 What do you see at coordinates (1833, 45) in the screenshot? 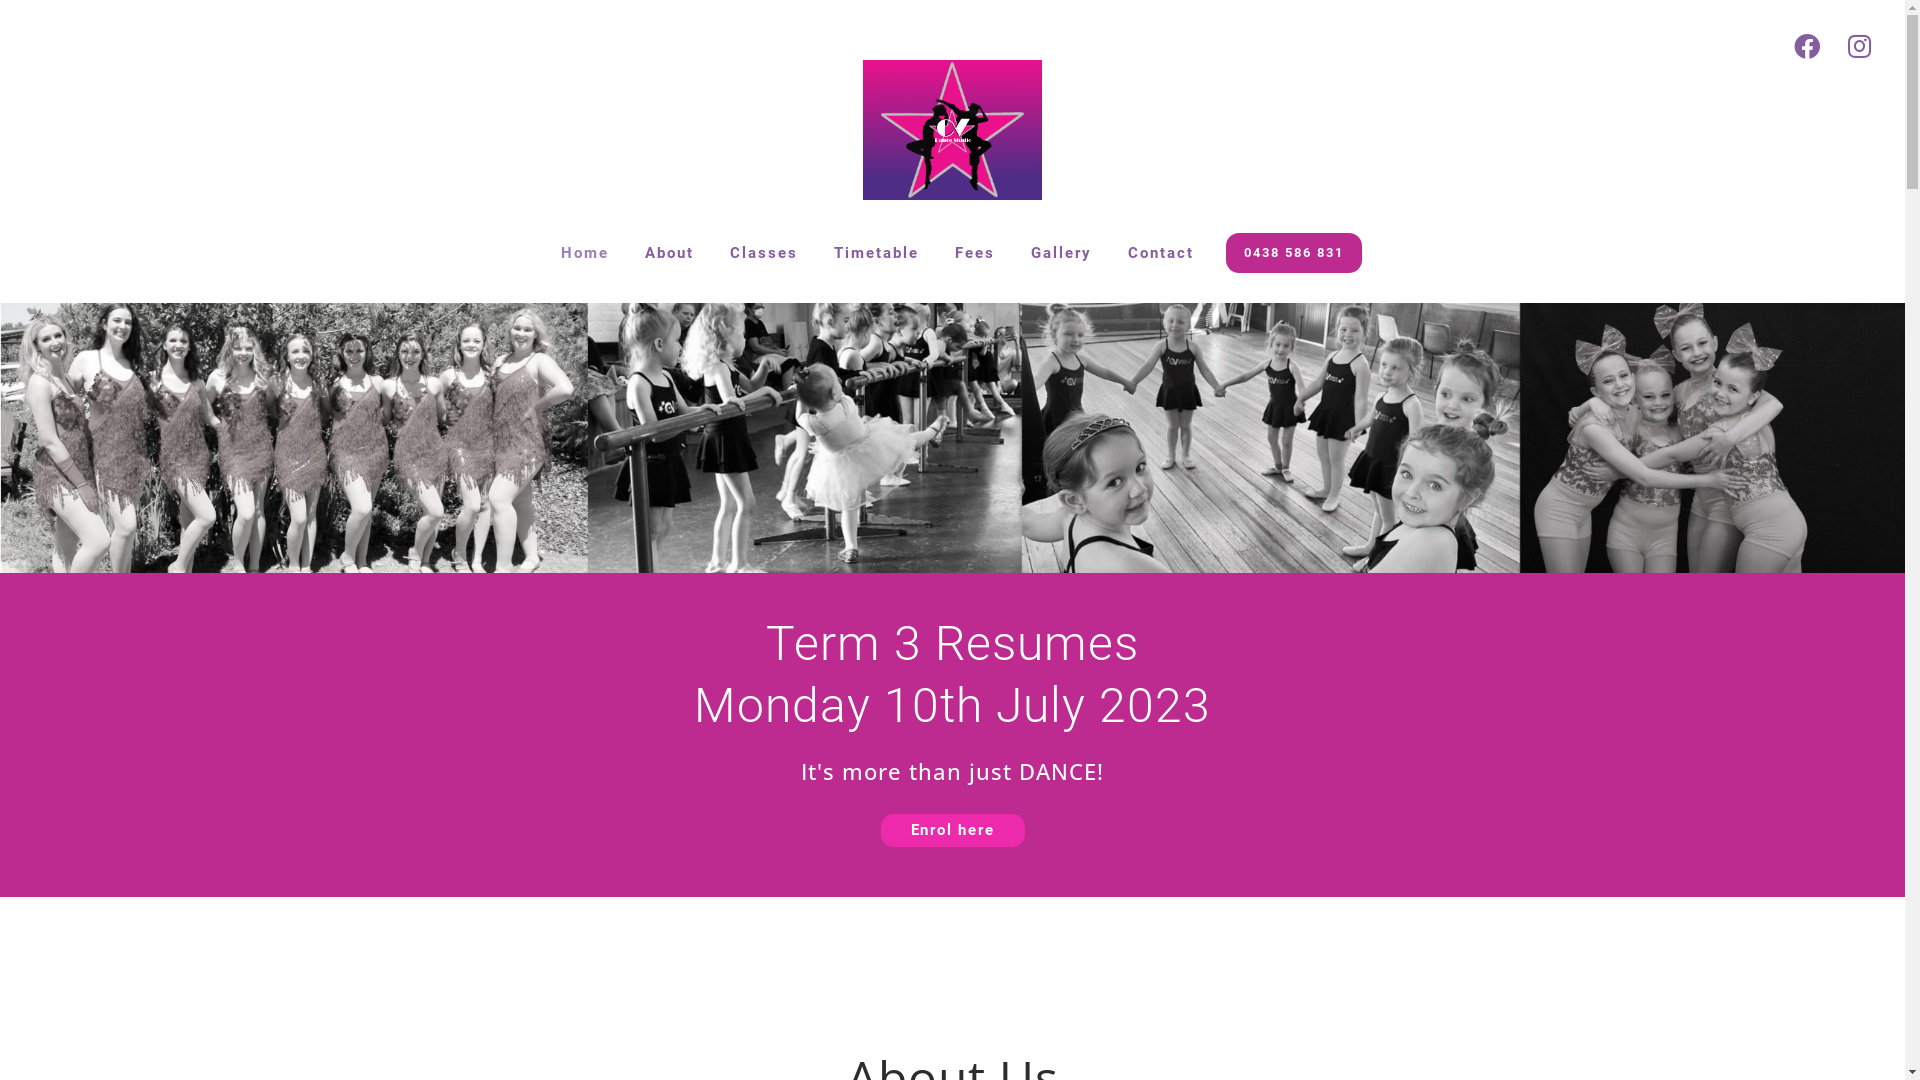
I see `'Instagram'` at bounding box center [1833, 45].